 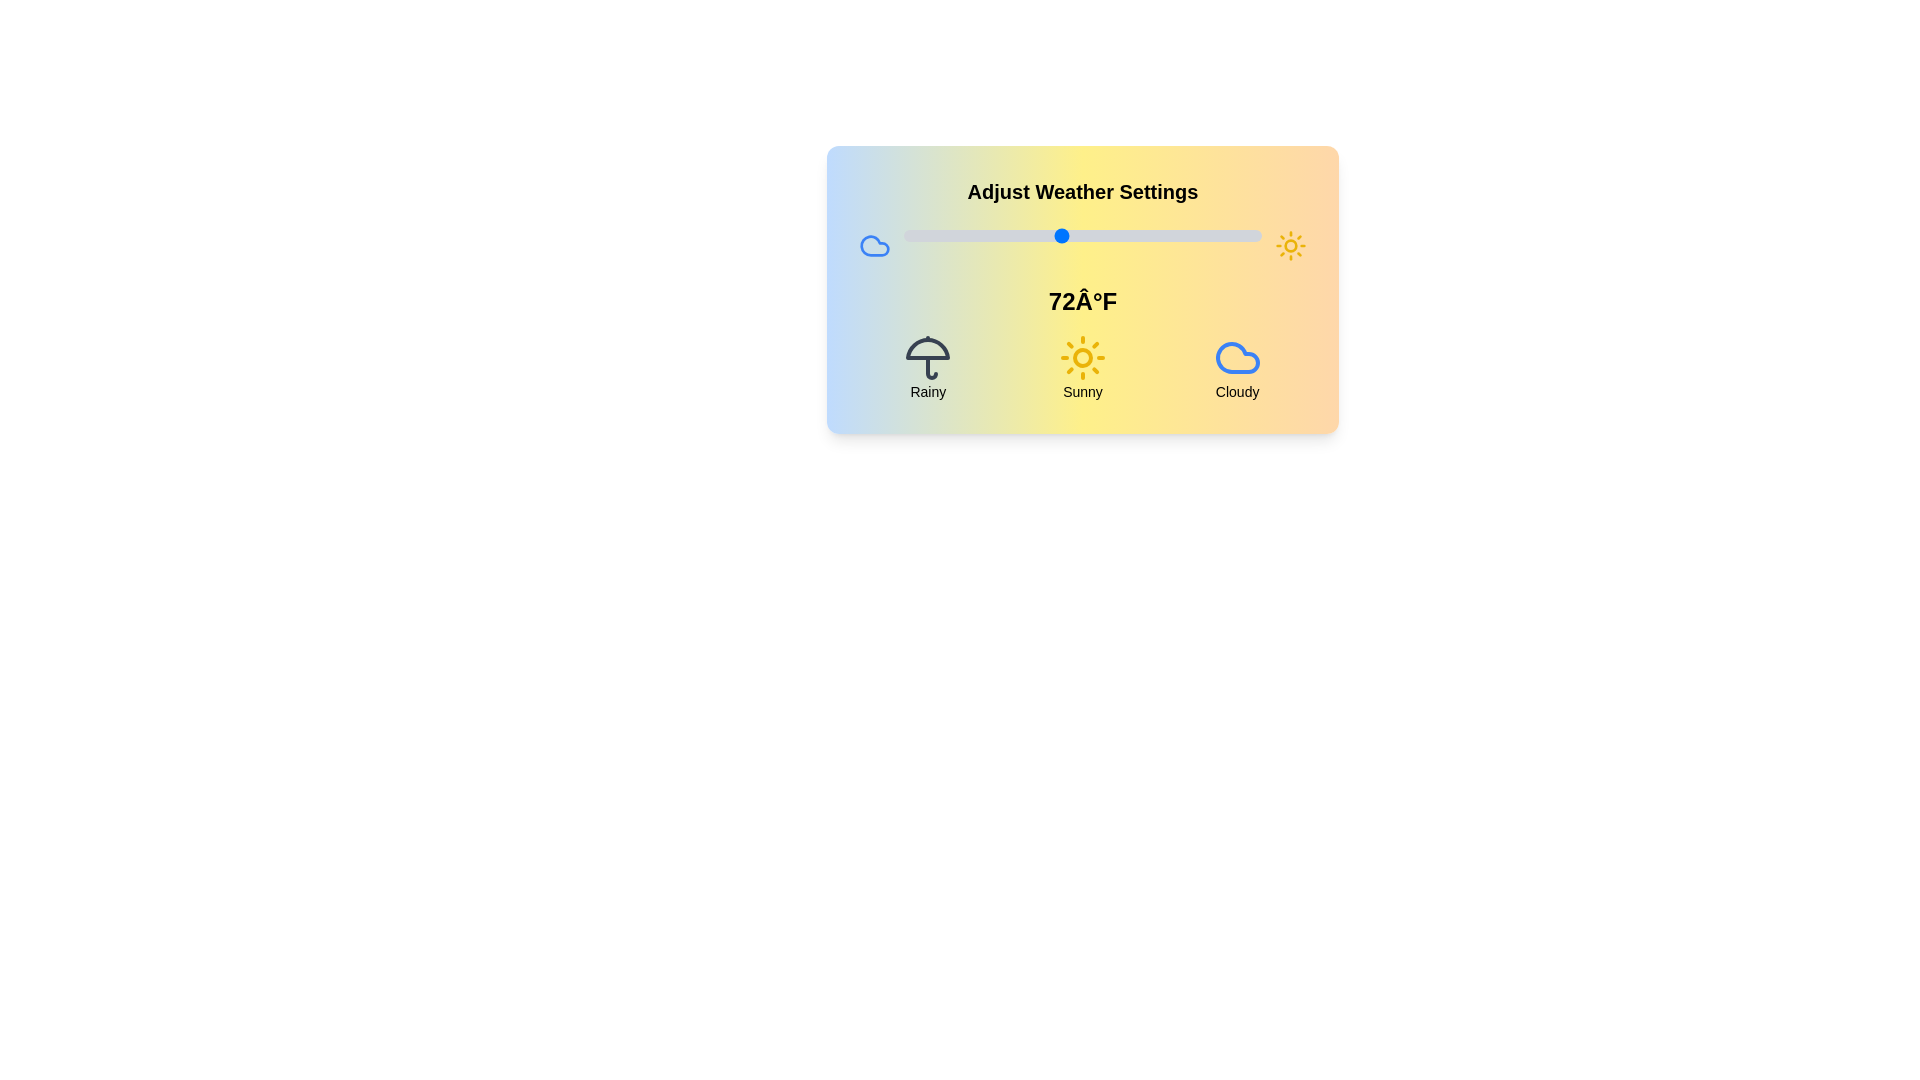 What do you see at coordinates (1080, 357) in the screenshot?
I see `the weather condition icon corresponding to Sunny` at bounding box center [1080, 357].